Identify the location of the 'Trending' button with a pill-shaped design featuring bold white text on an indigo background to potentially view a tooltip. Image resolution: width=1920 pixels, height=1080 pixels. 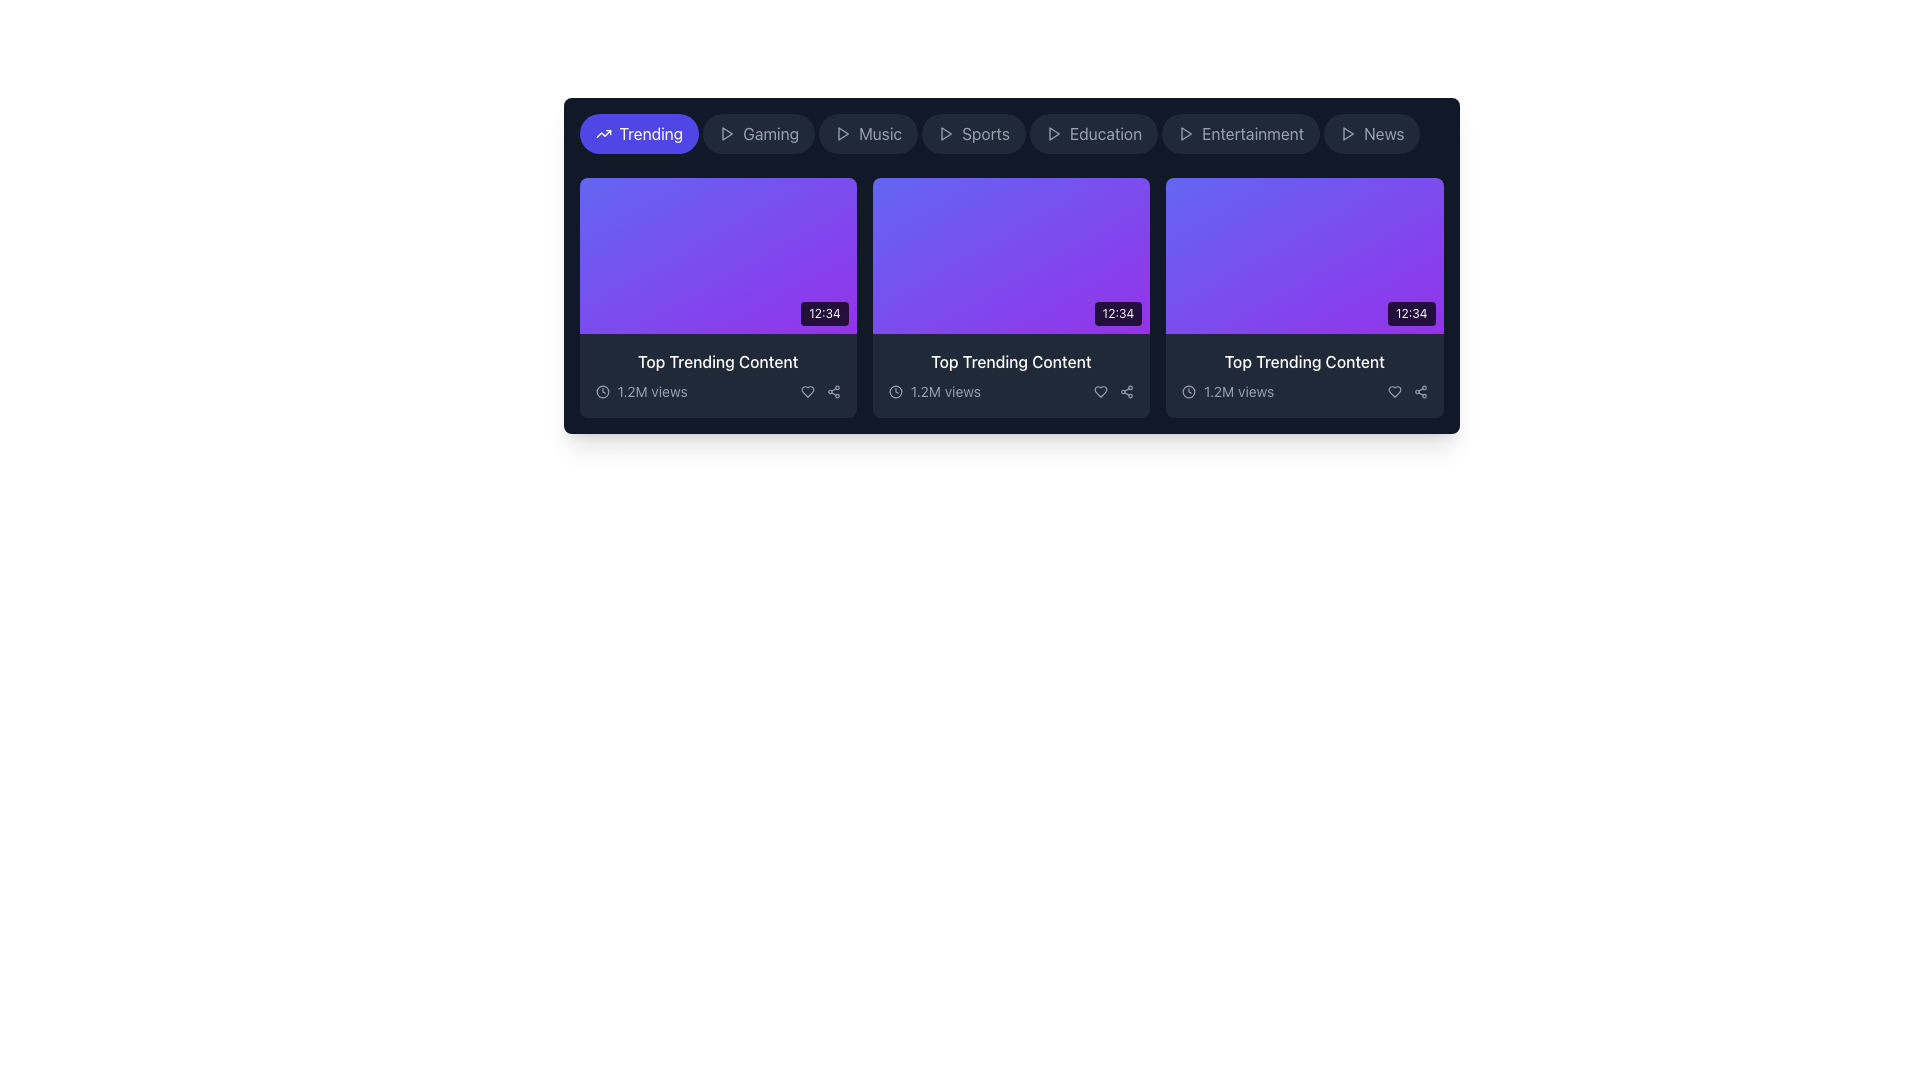
(638, 134).